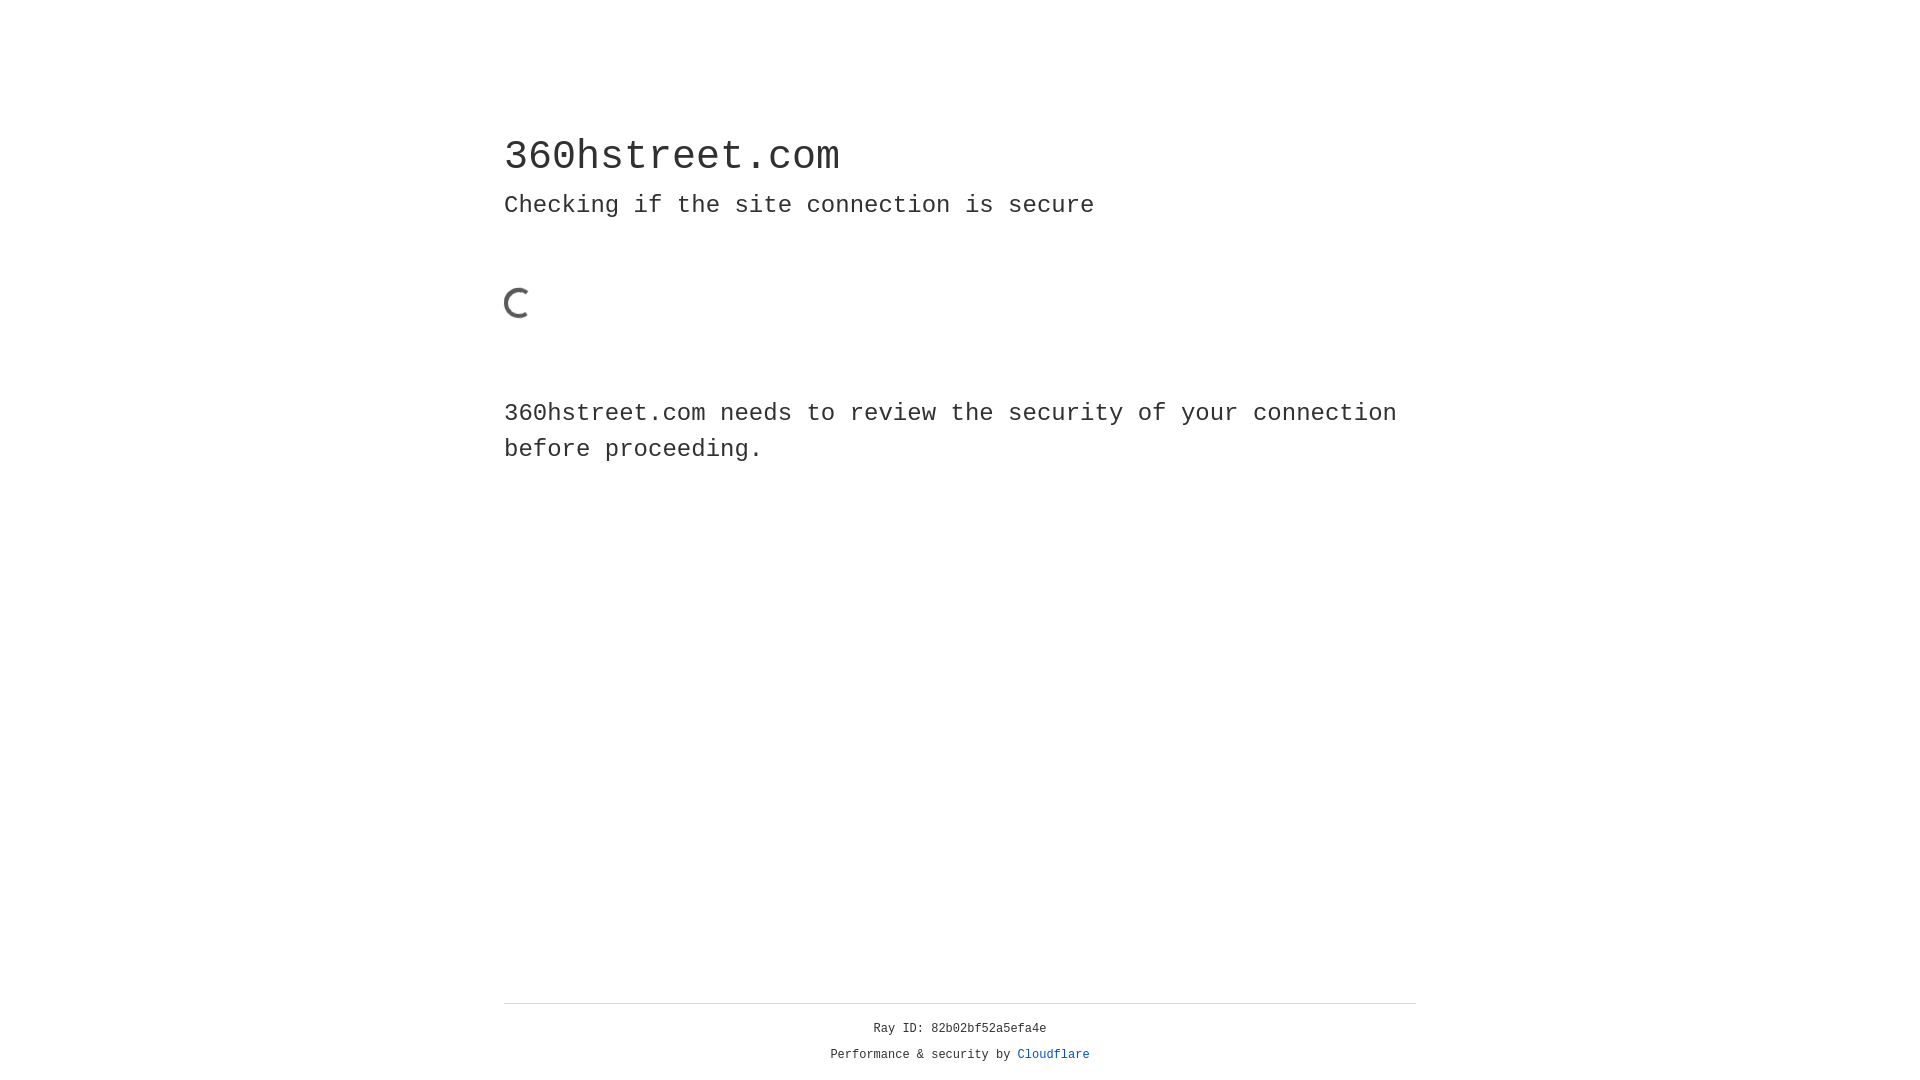 The width and height of the screenshot is (1920, 1080). I want to click on 'Cloudflare', so click(1053, 1054).